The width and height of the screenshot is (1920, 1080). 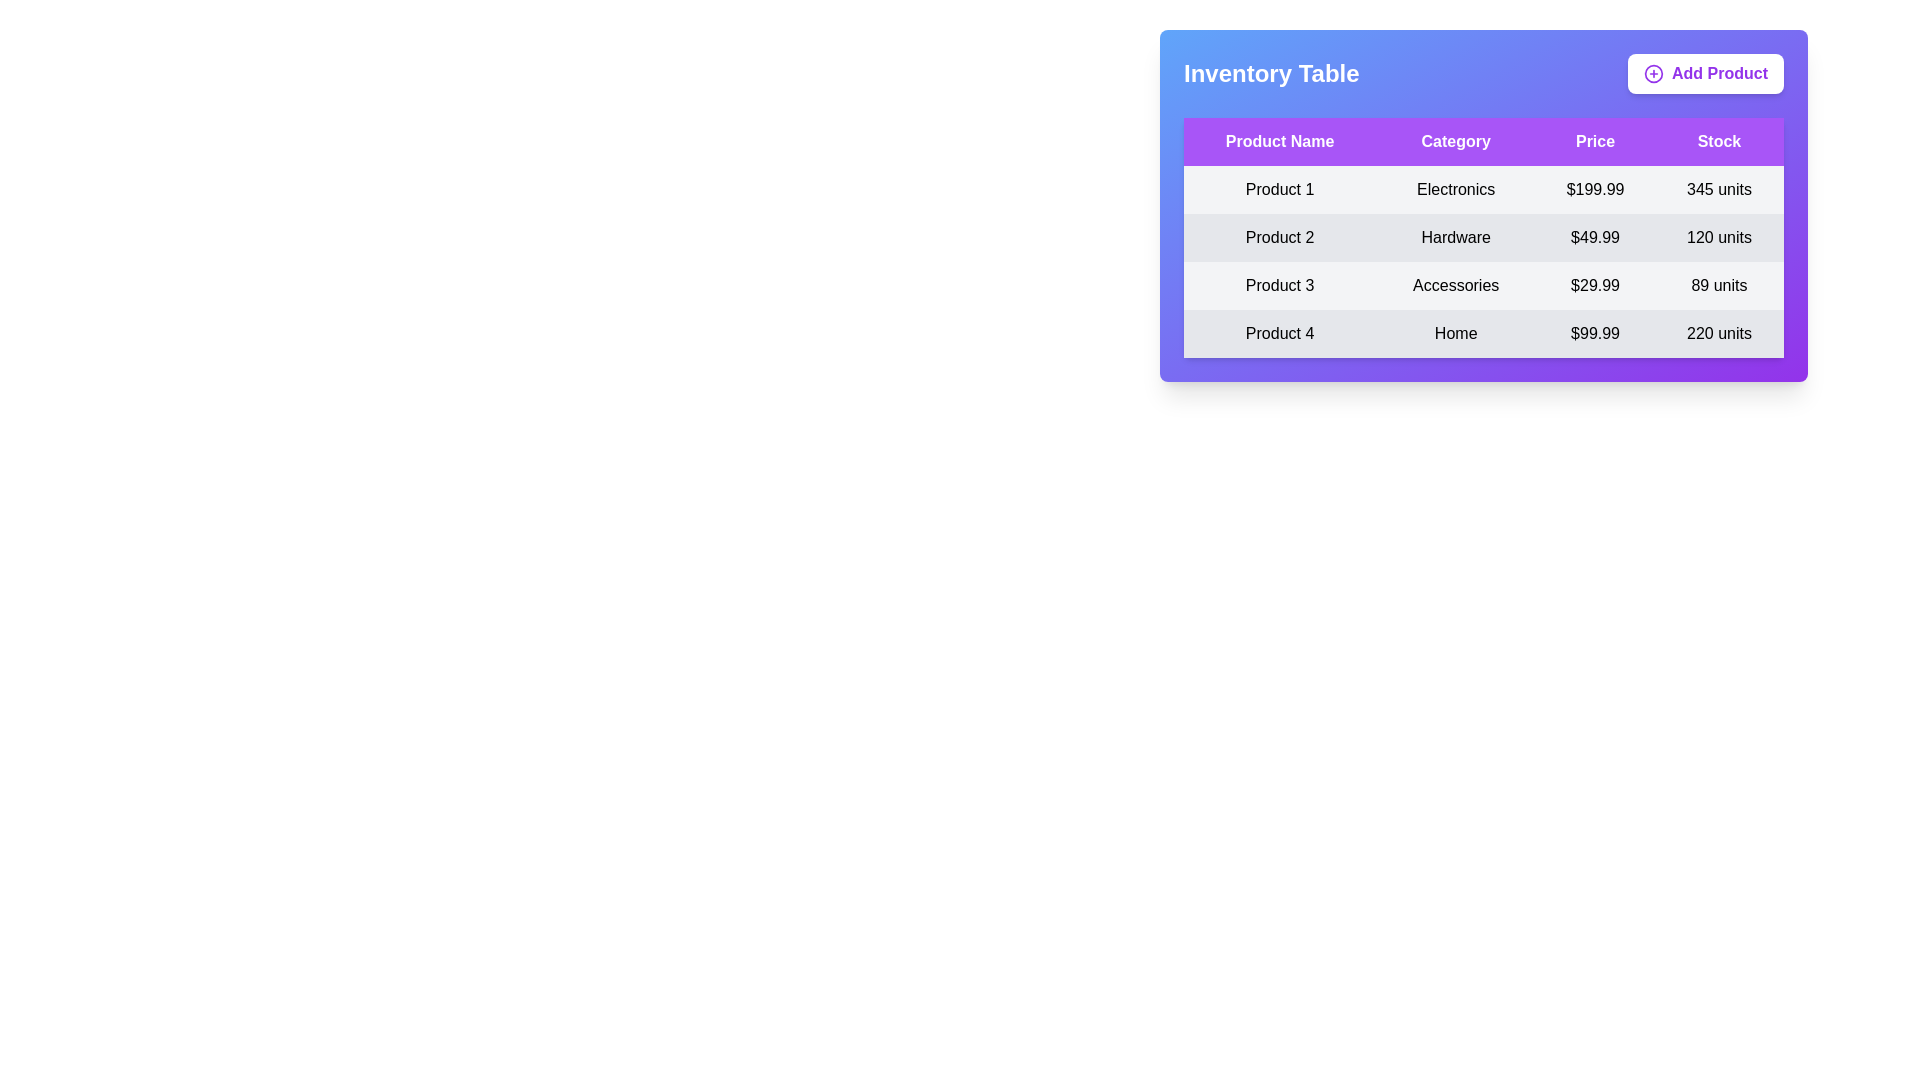 I want to click on the row corresponding to Product 3, so click(x=1483, y=285).